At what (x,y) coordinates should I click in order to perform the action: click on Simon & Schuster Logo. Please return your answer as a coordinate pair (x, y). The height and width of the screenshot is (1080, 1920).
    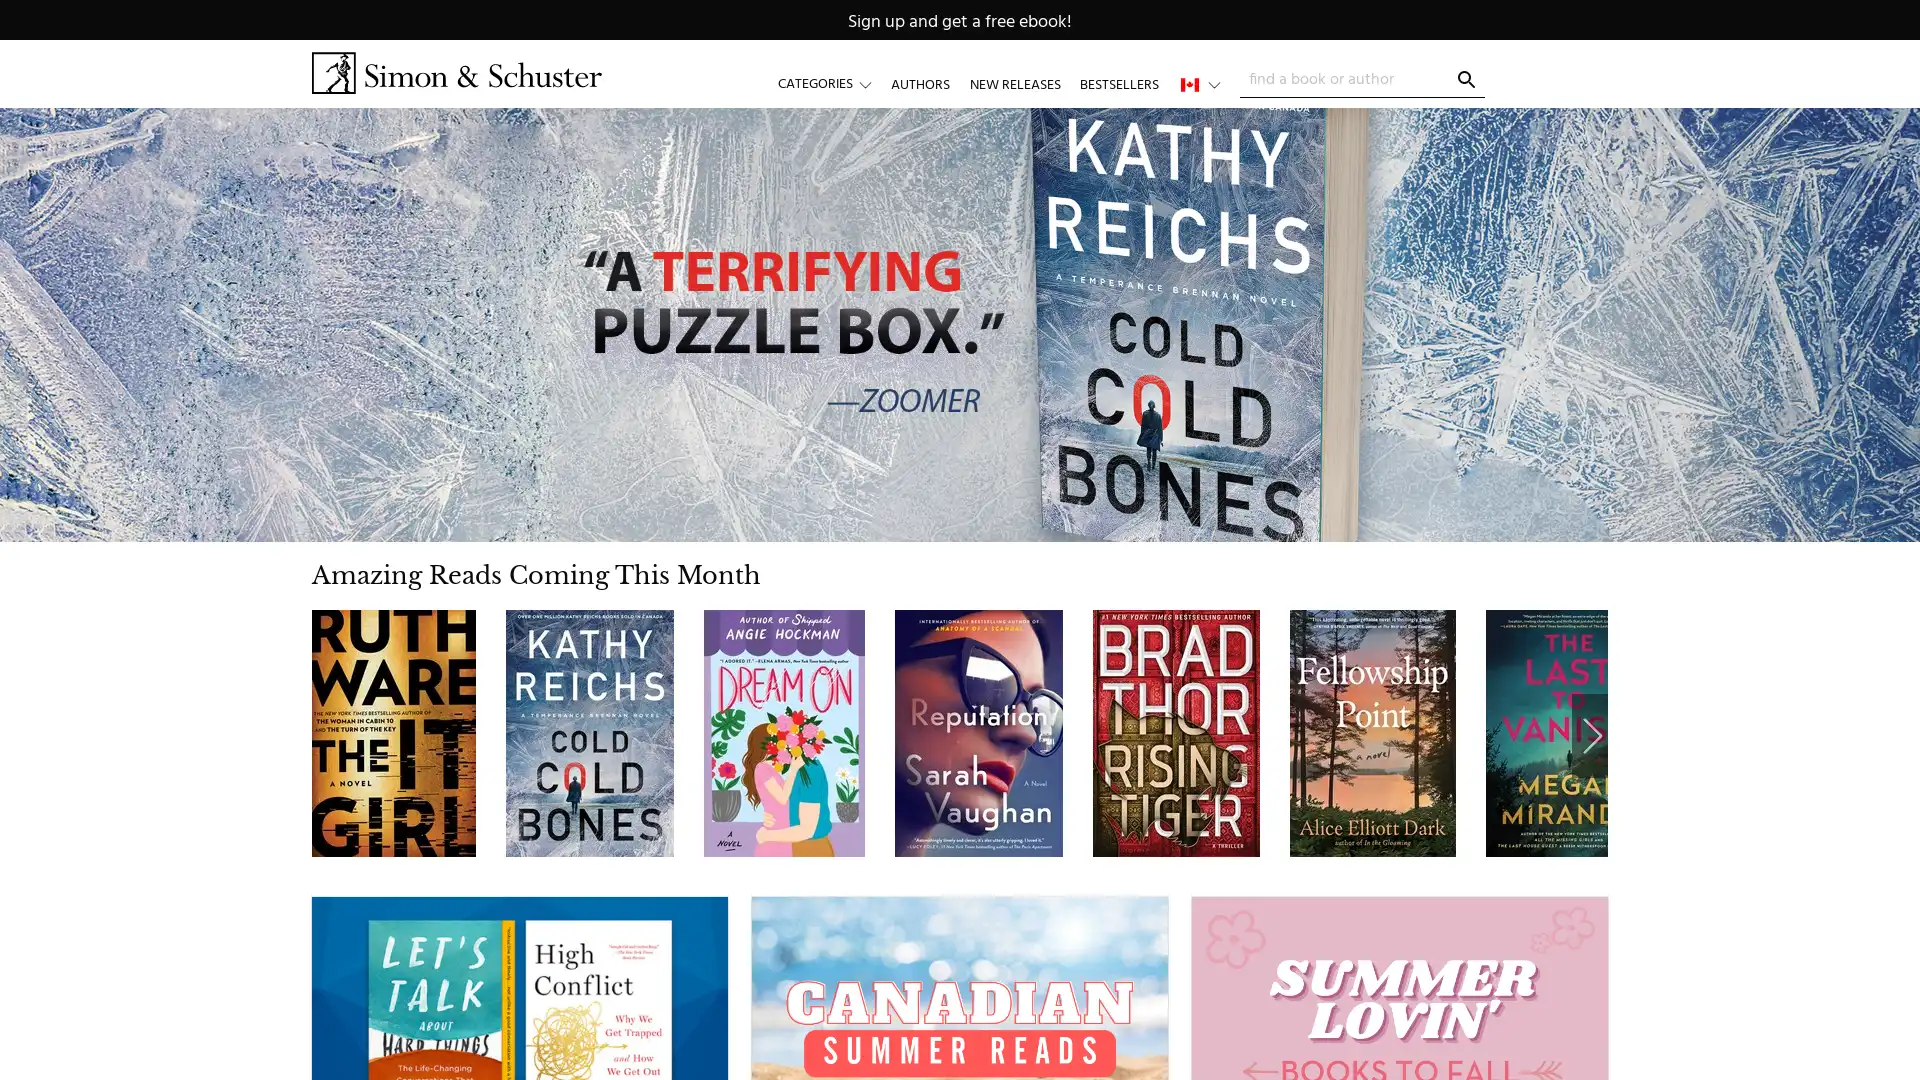
    Looking at the image, I should click on (455, 72).